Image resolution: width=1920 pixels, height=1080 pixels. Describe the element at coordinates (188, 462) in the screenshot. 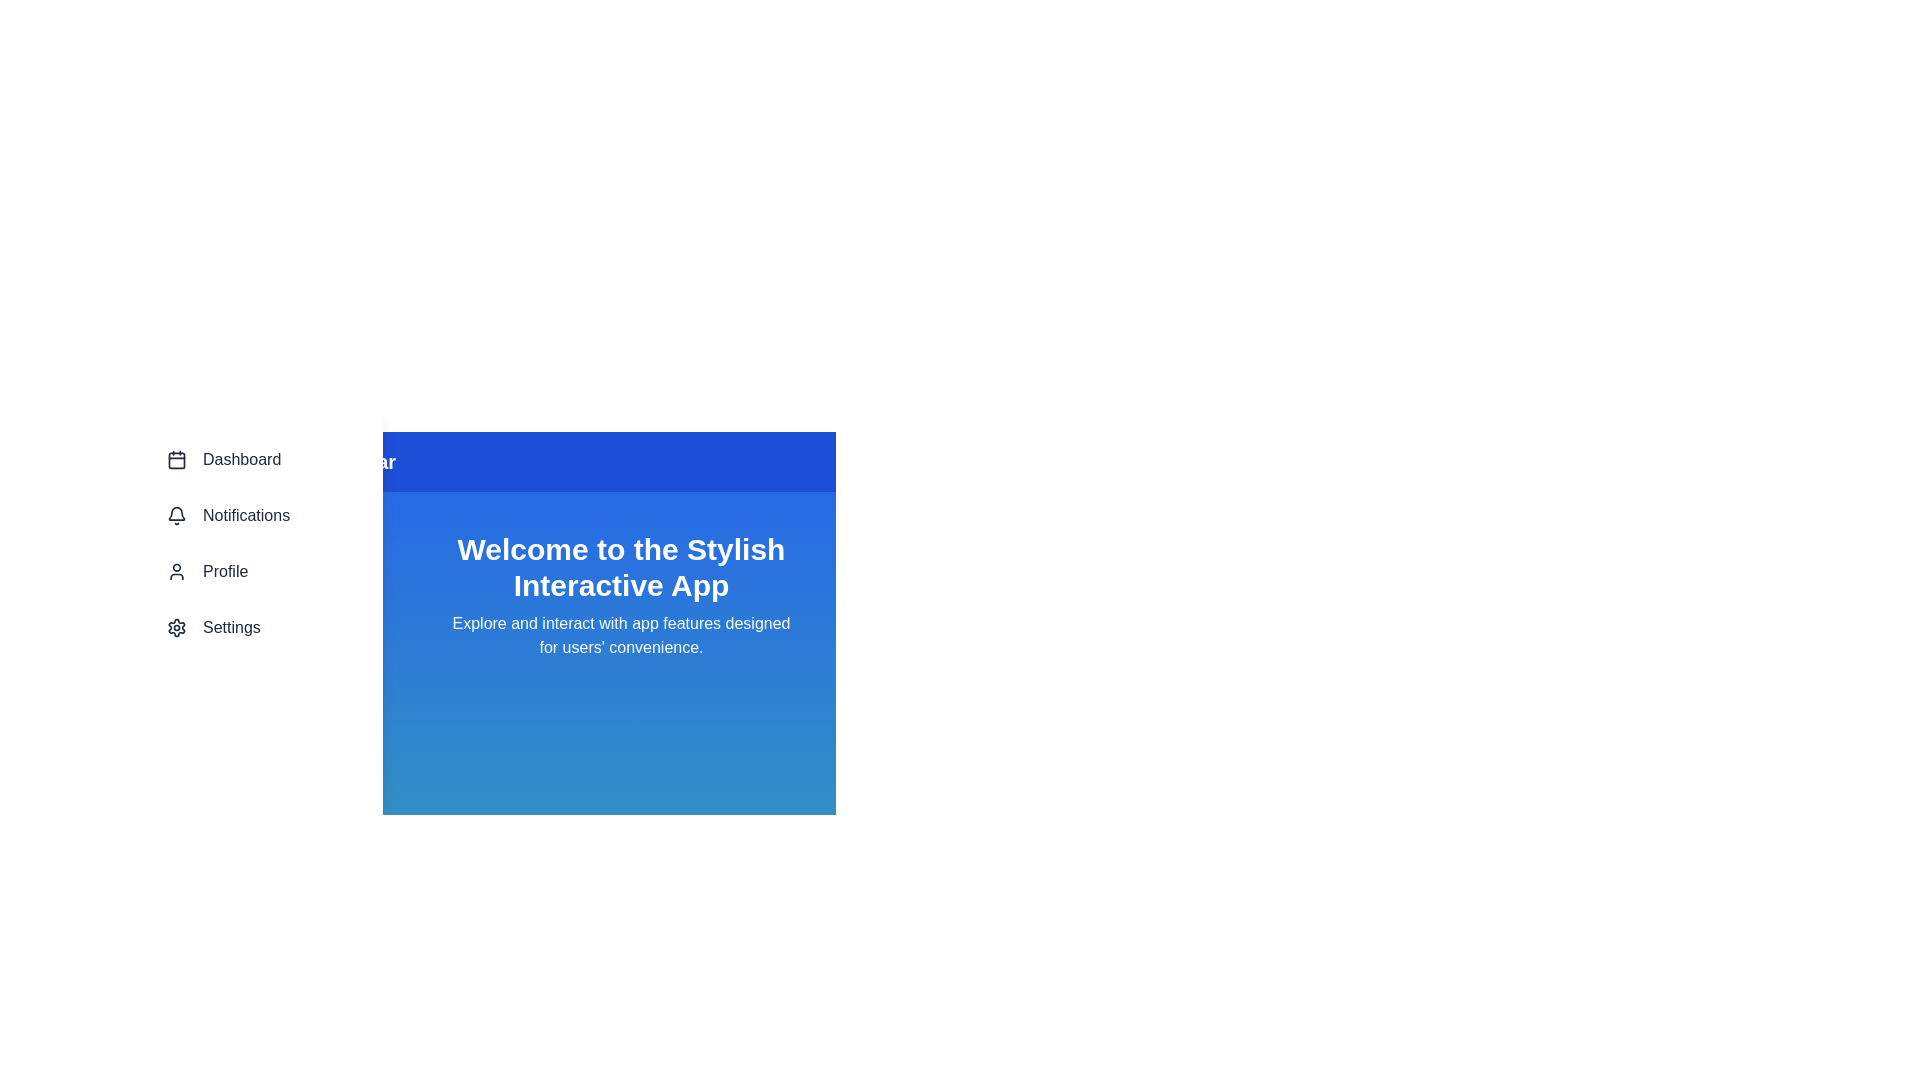

I see `the menu icon to toggle the menu visibility` at that location.